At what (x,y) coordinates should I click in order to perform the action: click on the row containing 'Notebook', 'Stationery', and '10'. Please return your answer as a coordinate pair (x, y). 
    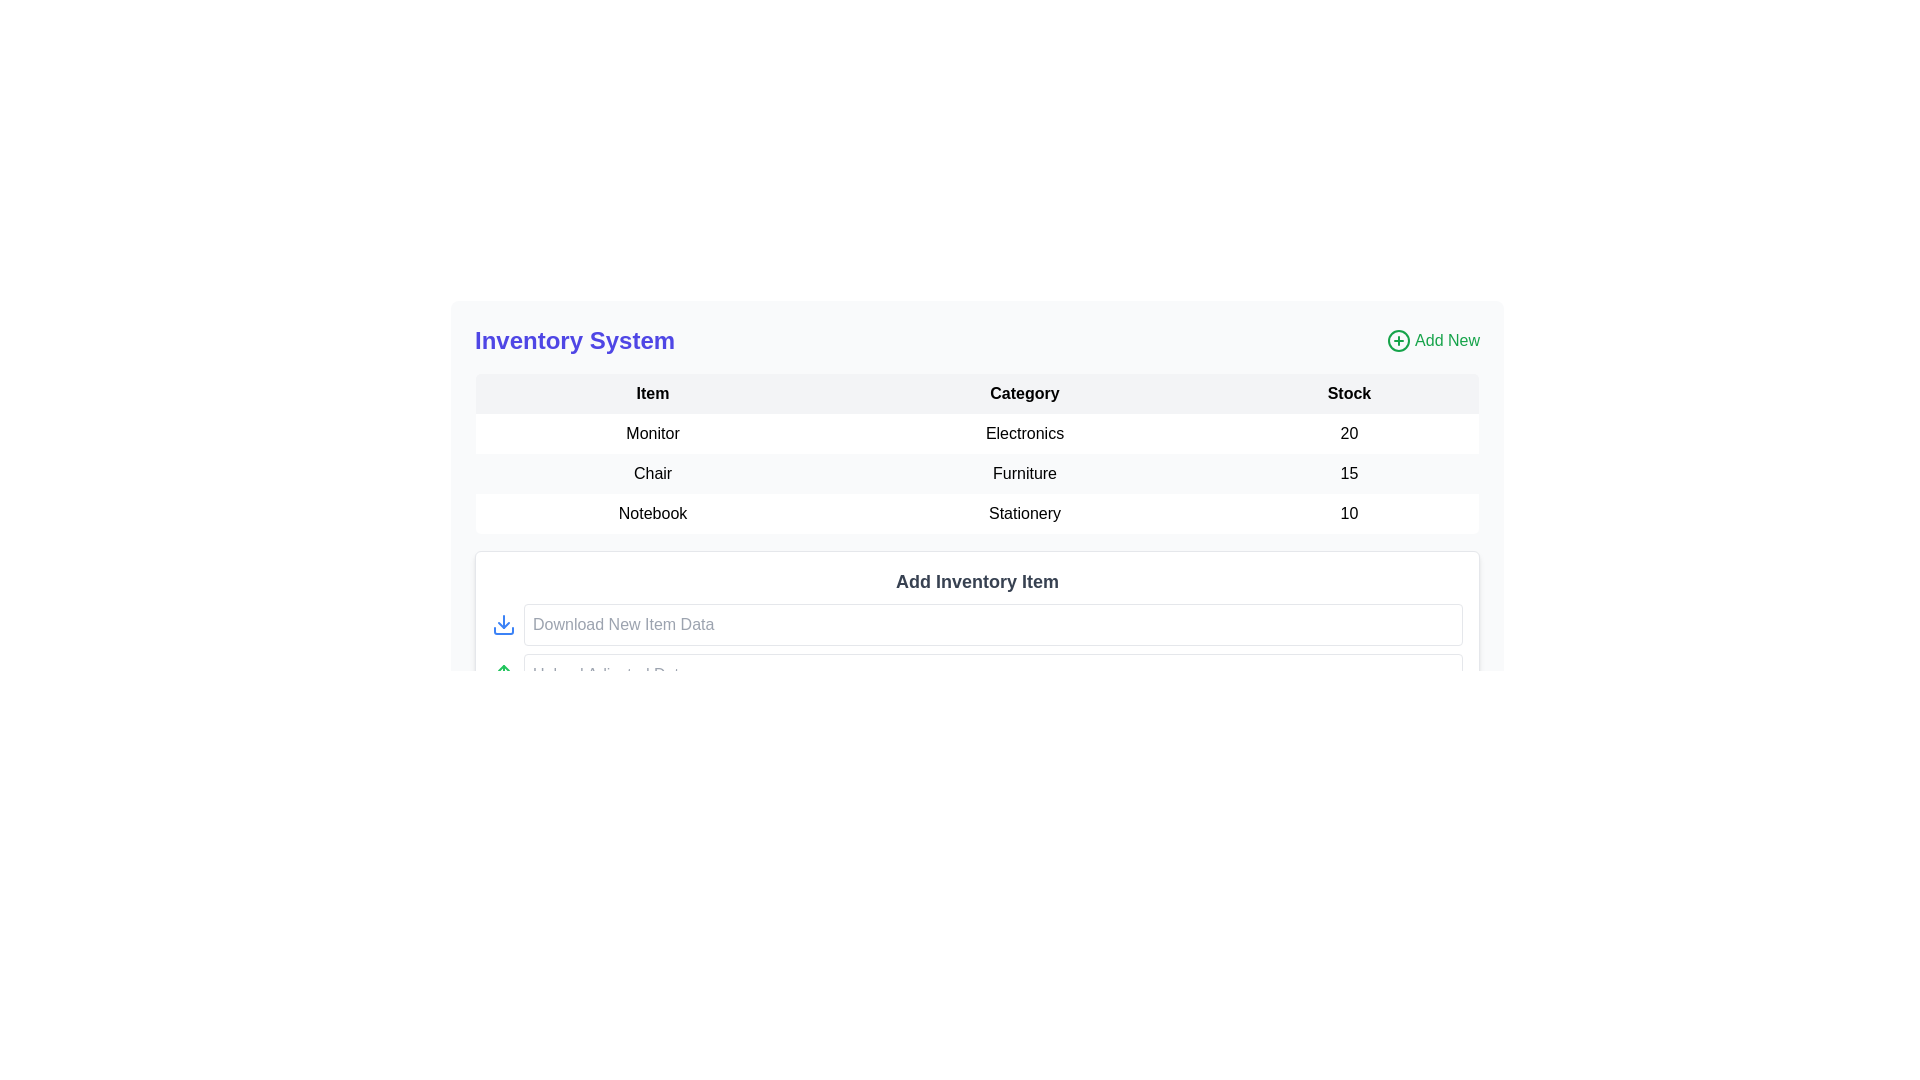
    Looking at the image, I should click on (977, 513).